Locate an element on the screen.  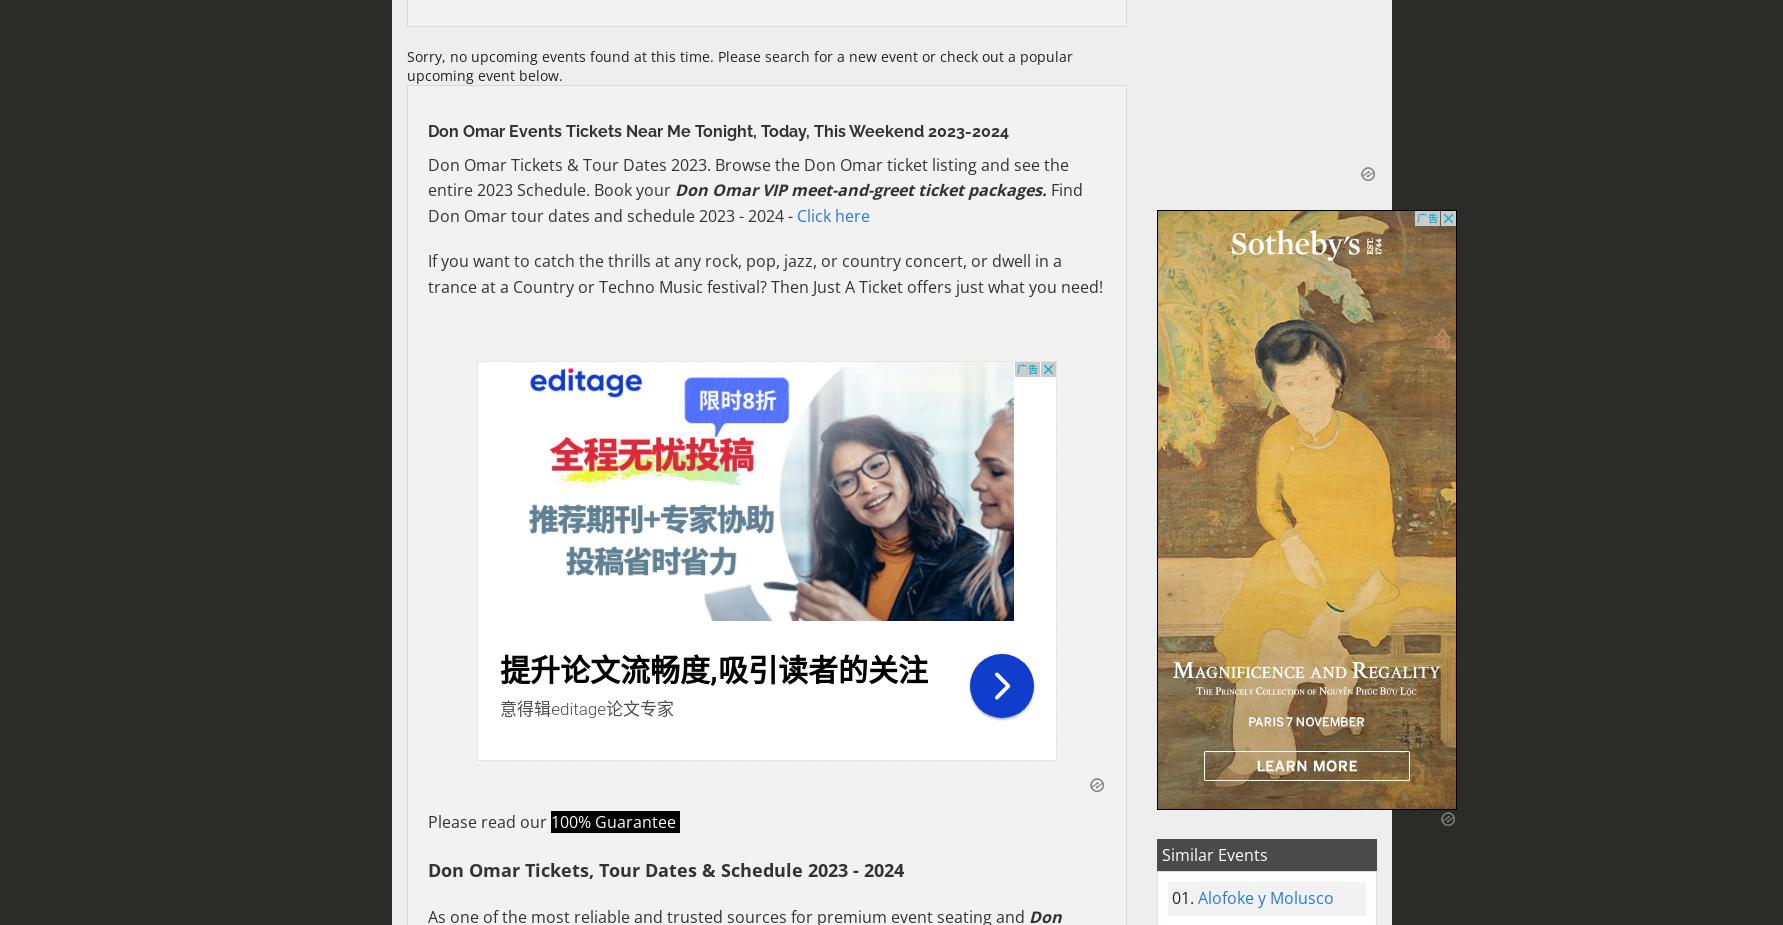
'Please read our' is located at coordinates (488, 821).